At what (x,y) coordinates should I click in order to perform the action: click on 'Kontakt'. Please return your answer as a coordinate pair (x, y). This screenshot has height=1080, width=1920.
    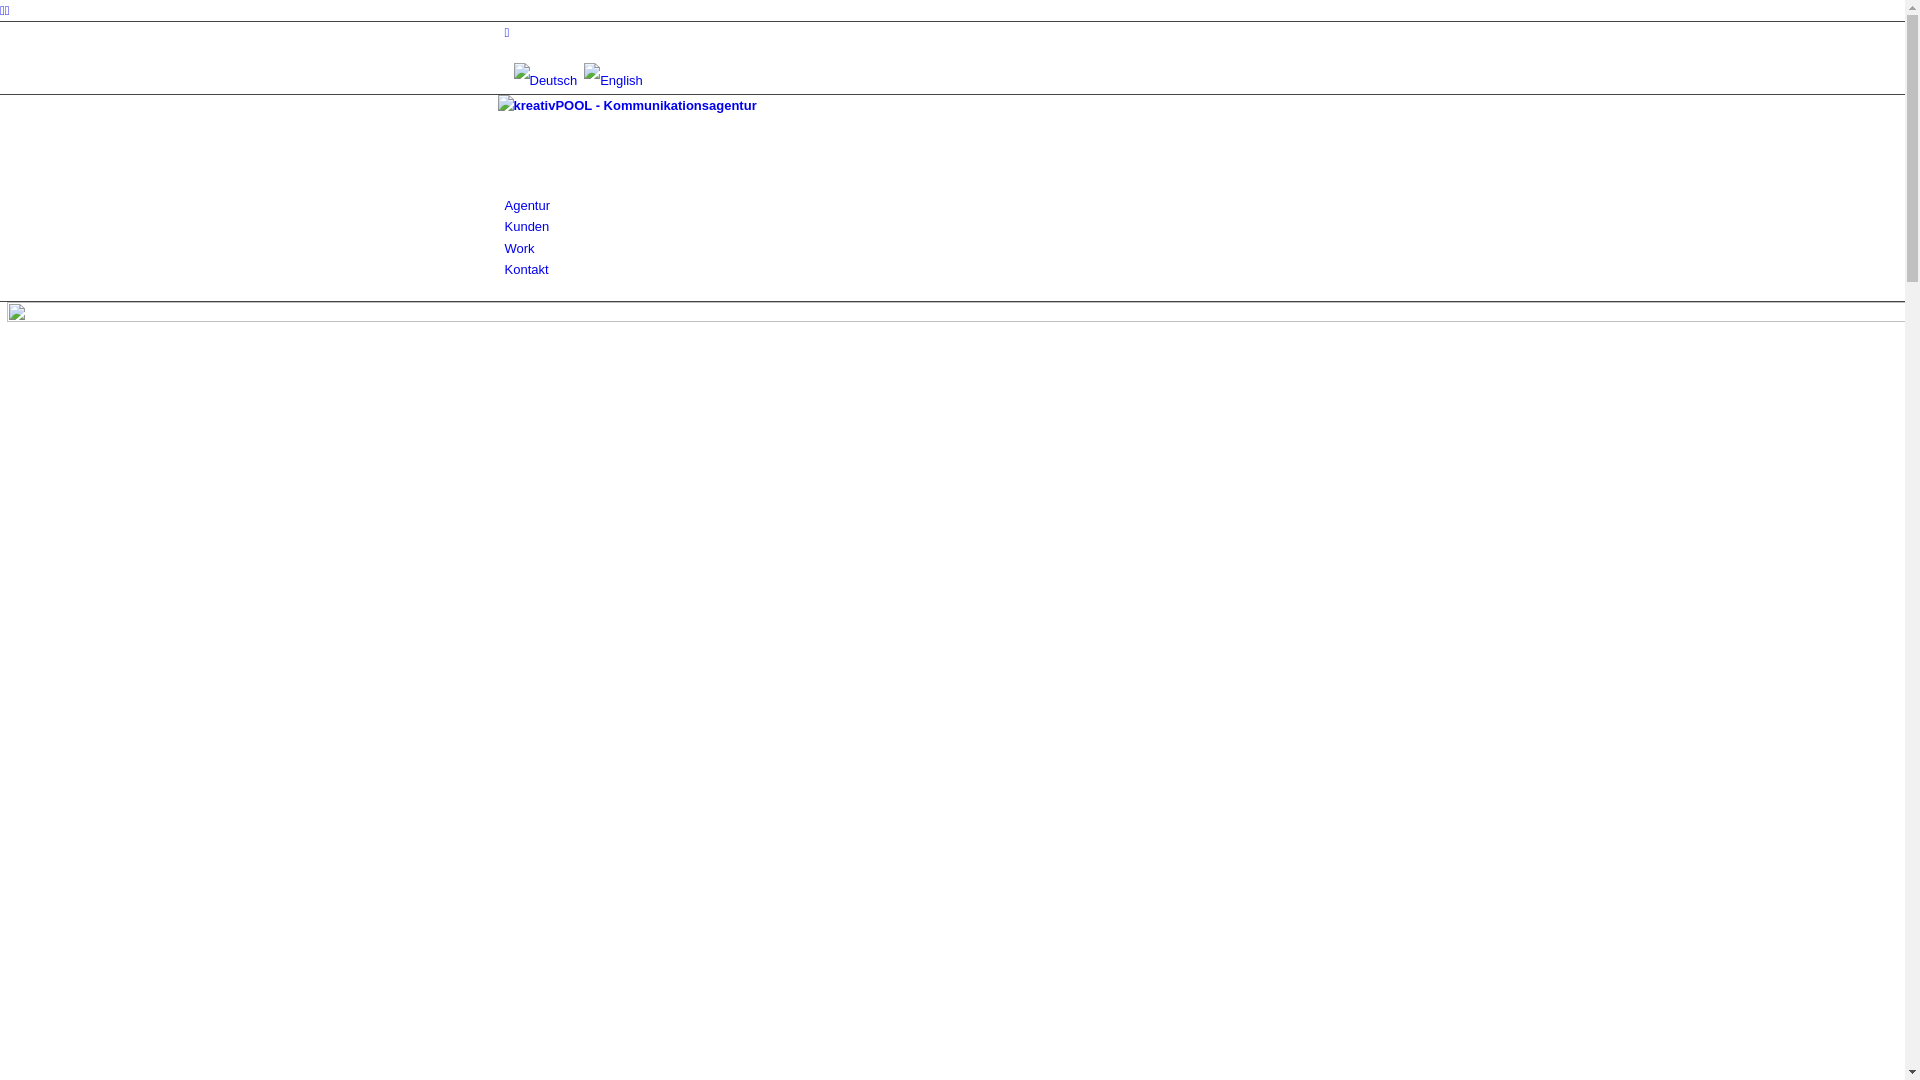
    Looking at the image, I should click on (526, 268).